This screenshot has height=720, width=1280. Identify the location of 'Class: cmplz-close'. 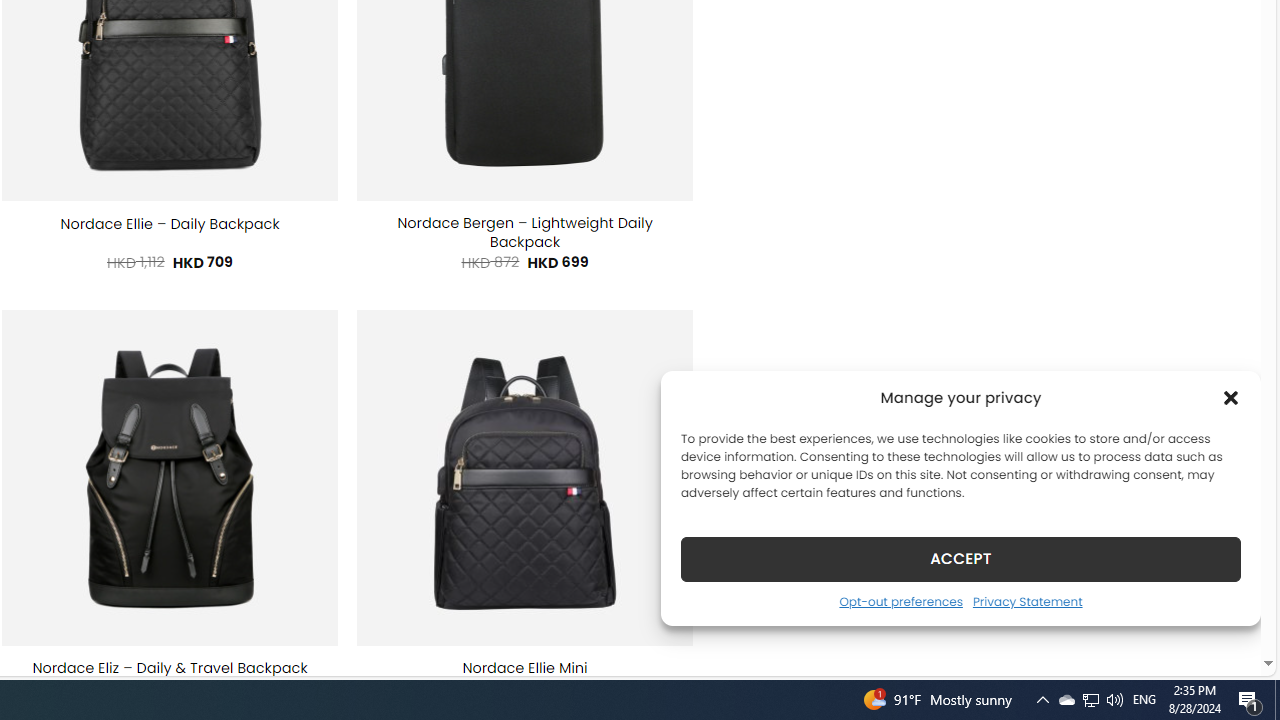
(1230, 397).